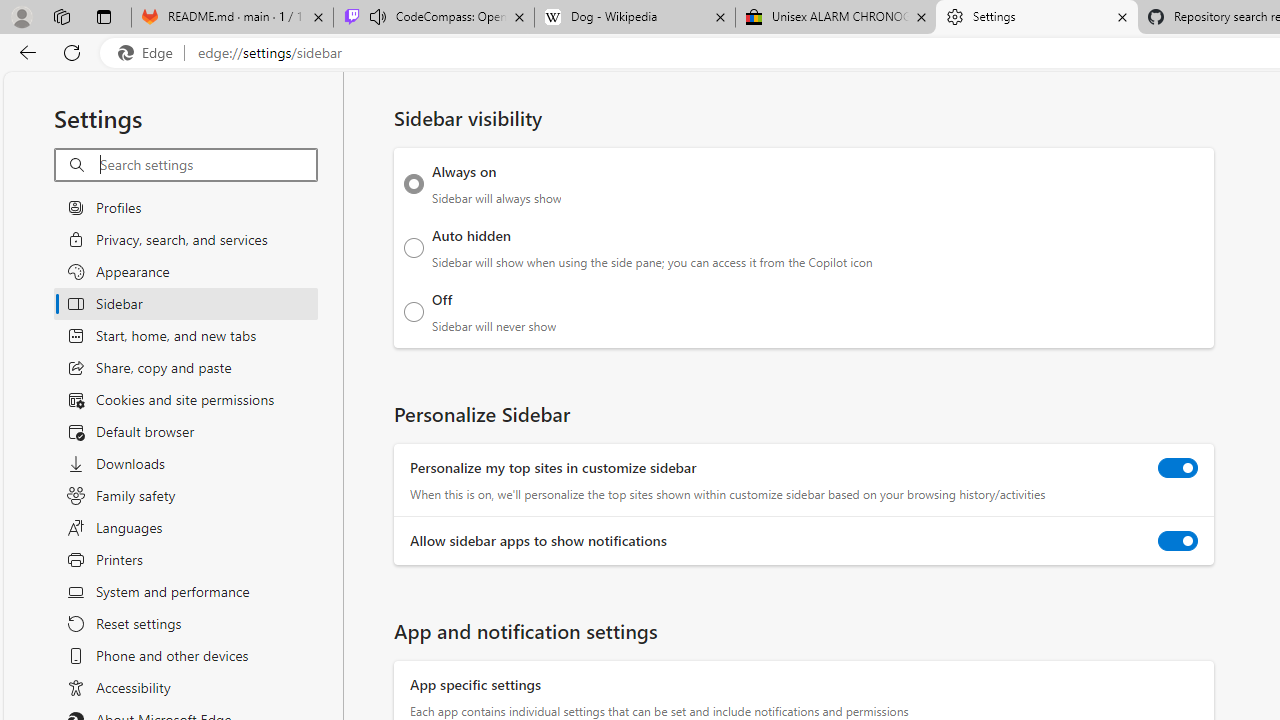  Describe the element at coordinates (208, 164) in the screenshot. I see `'Search settings'` at that location.